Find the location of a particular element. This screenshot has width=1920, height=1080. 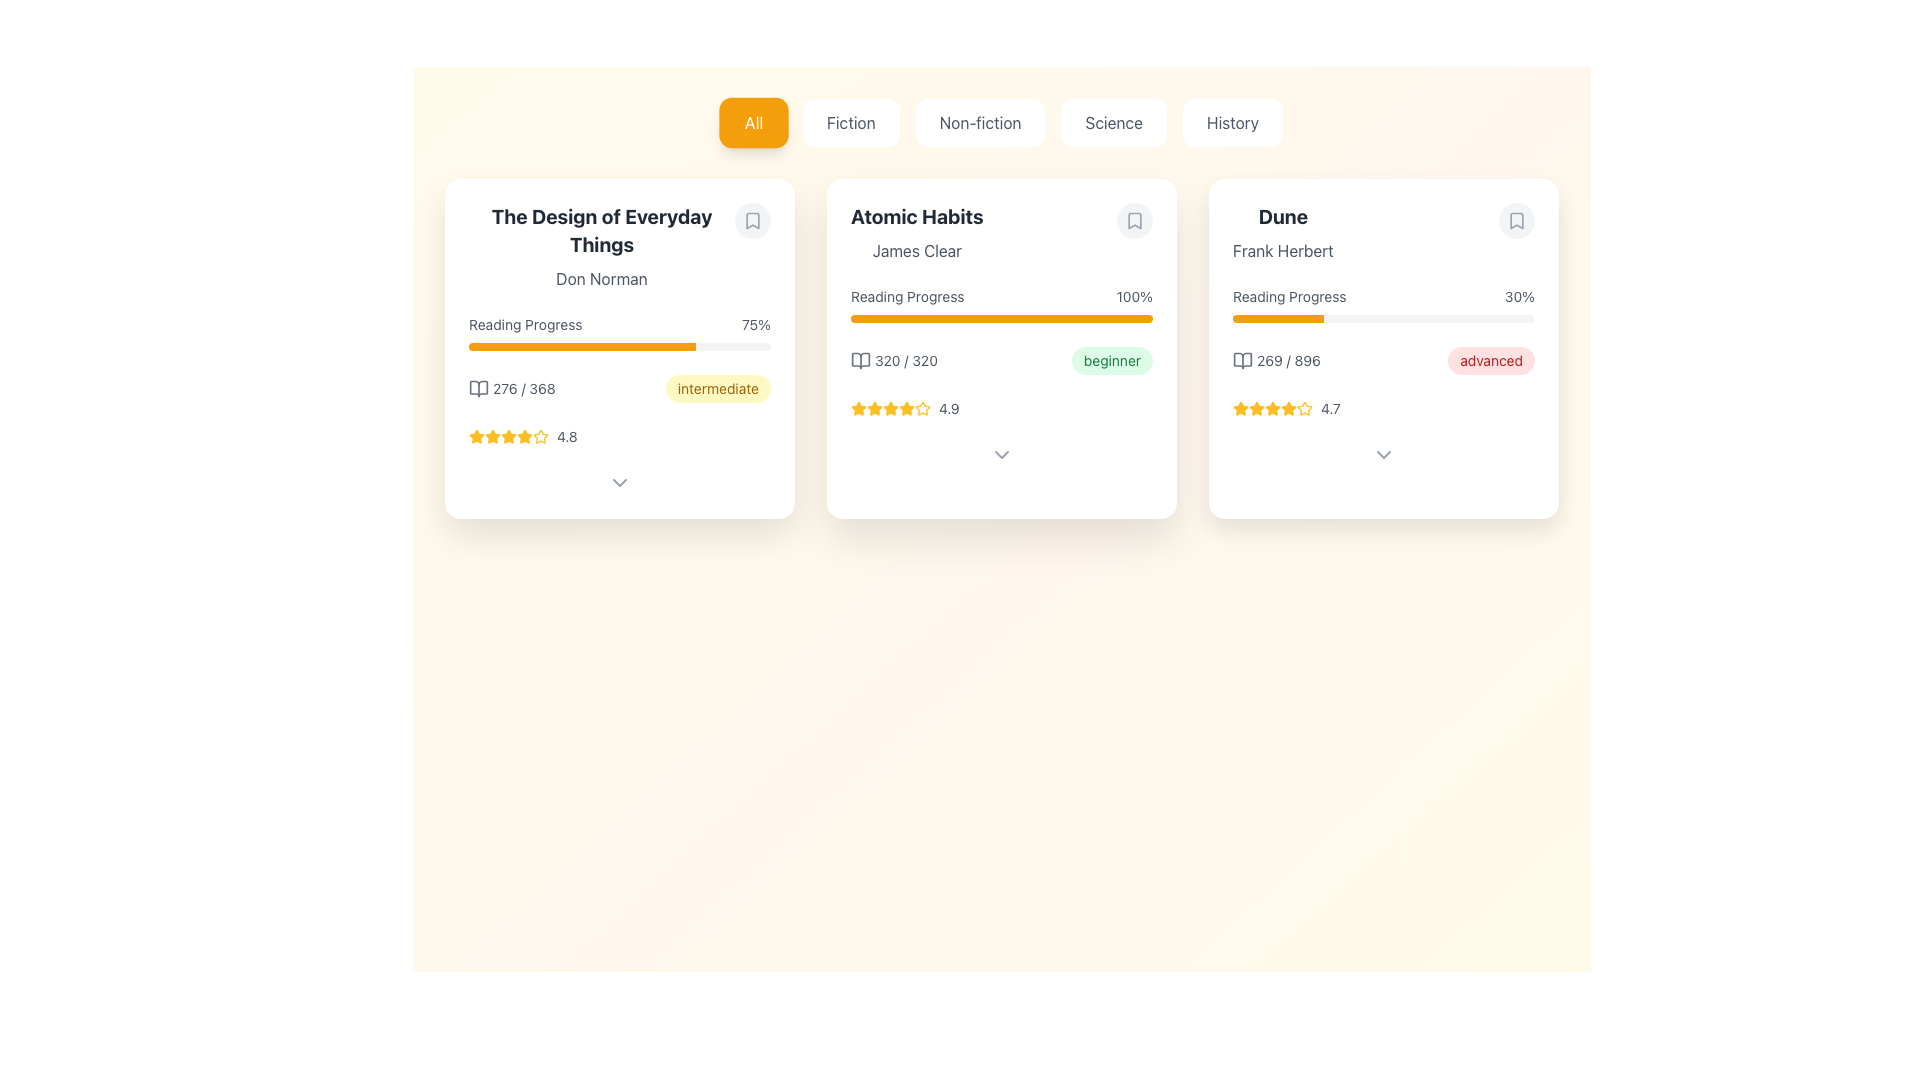

the Dropdown Button located at the bottom center of the card for 'The Design of Everyday Things' is located at coordinates (618, 482).